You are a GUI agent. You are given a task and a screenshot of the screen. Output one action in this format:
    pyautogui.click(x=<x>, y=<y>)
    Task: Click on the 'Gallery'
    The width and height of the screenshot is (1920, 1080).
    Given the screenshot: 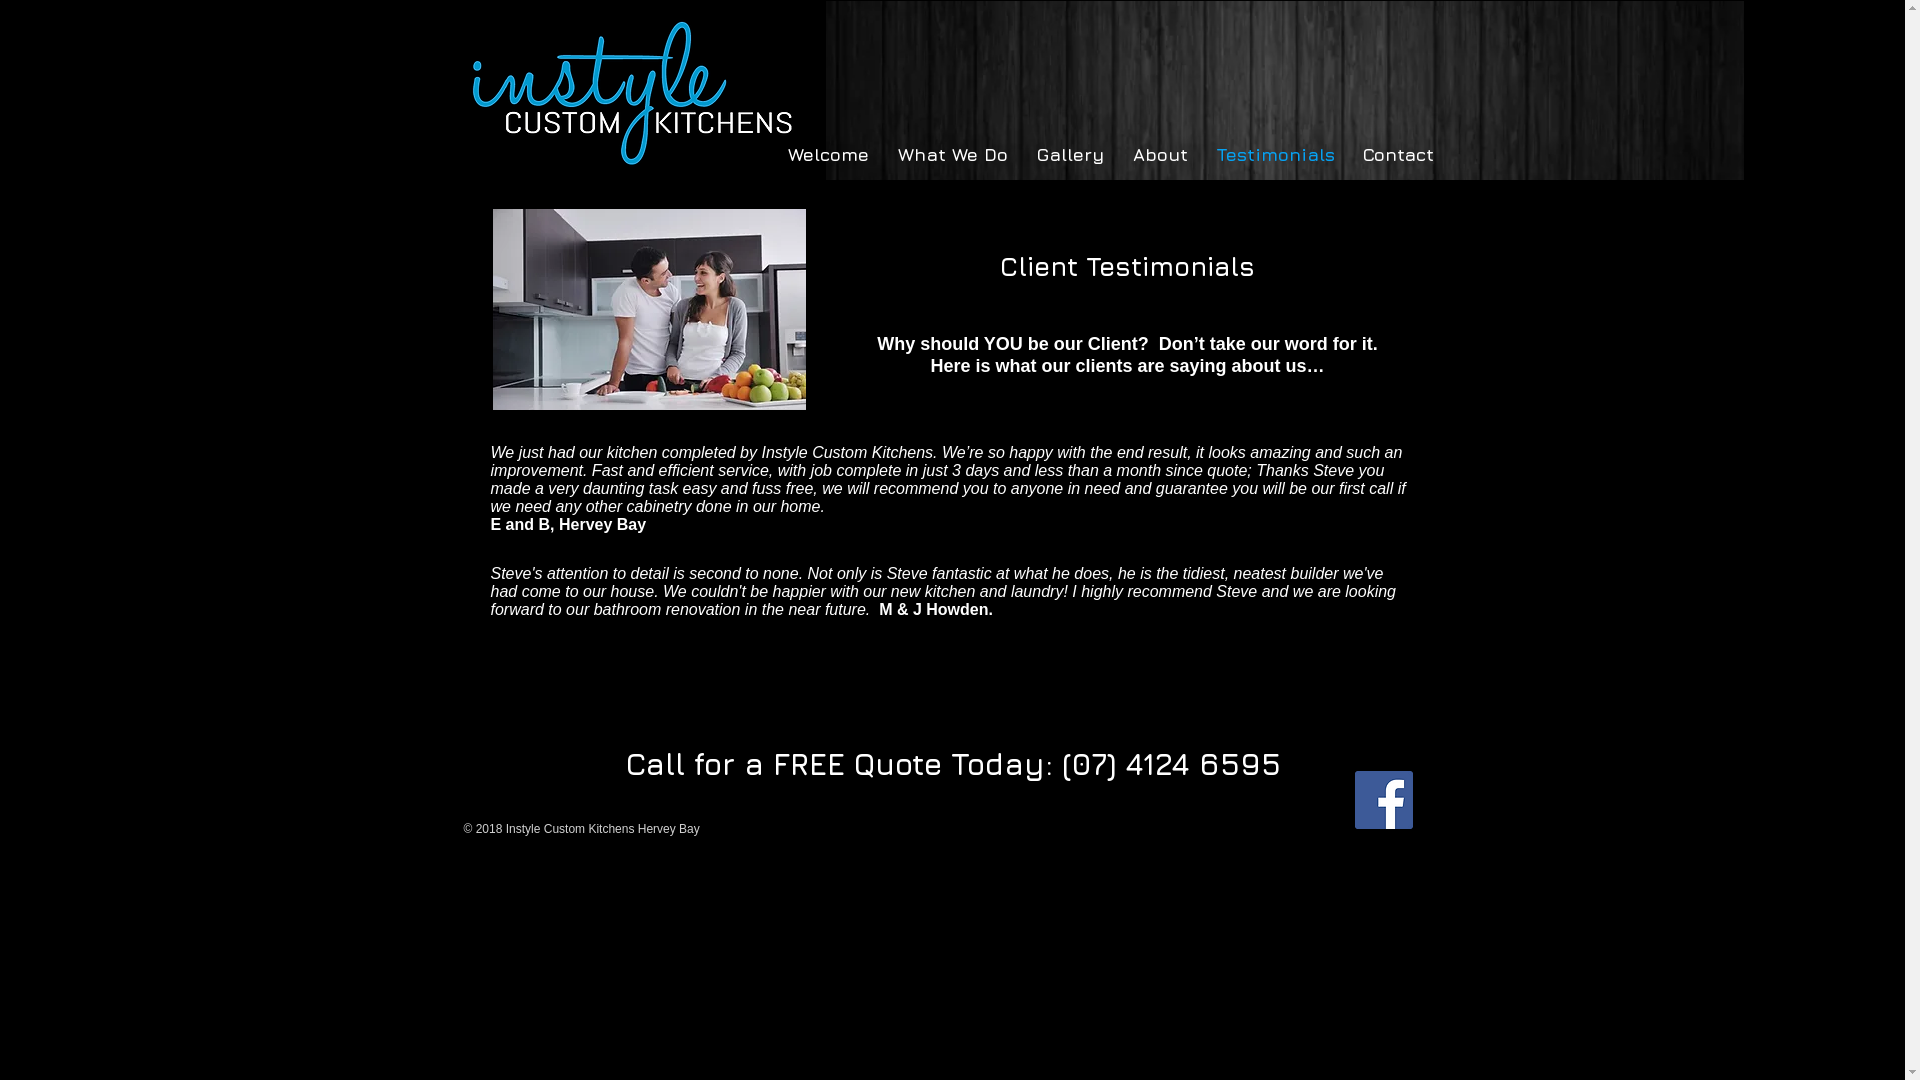 What is the action you would take?
    pyautogui.click(x=1064, y=153)
    